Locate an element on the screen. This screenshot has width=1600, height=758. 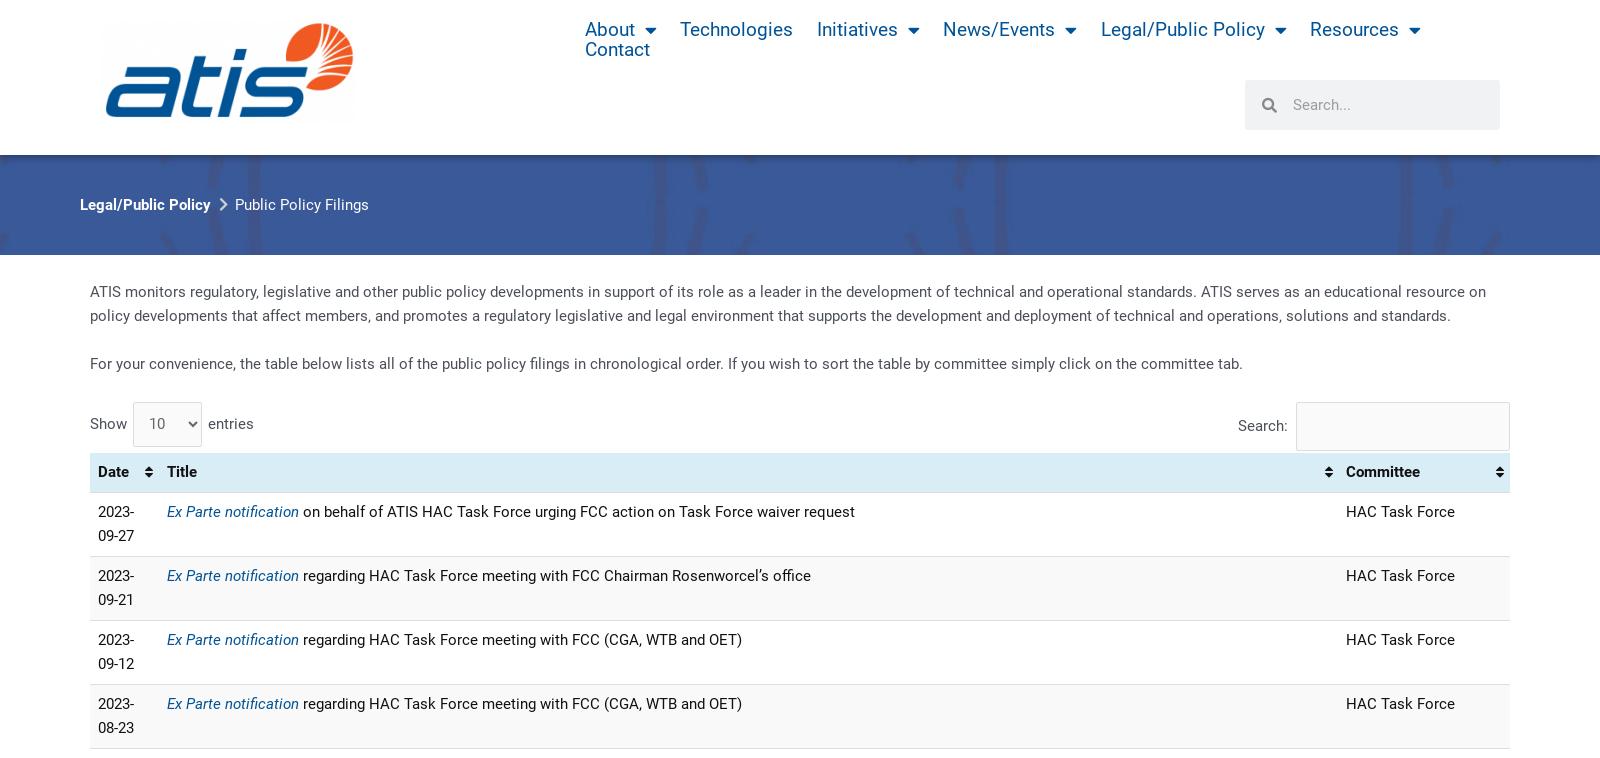
'About' is located at coordinates (583, 29).